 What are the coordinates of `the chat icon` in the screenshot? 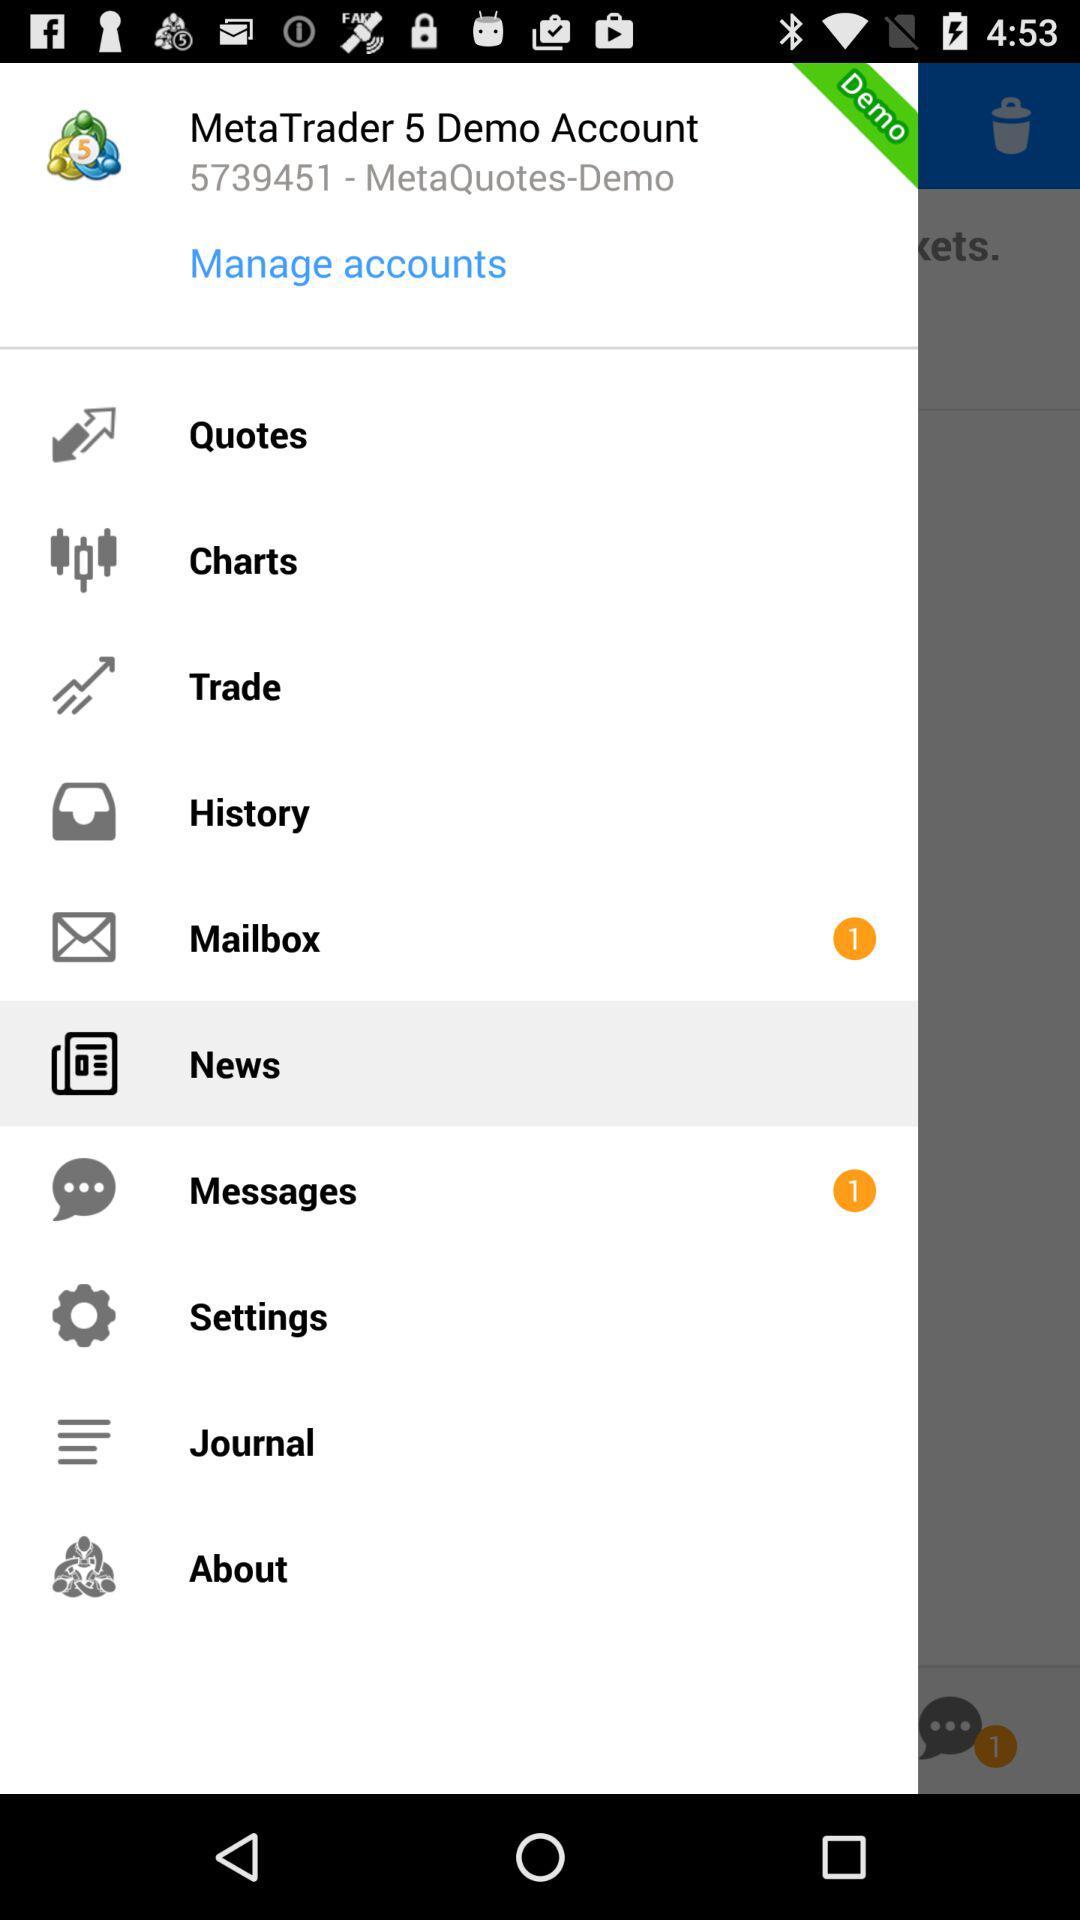 It's located at (949, 1848).